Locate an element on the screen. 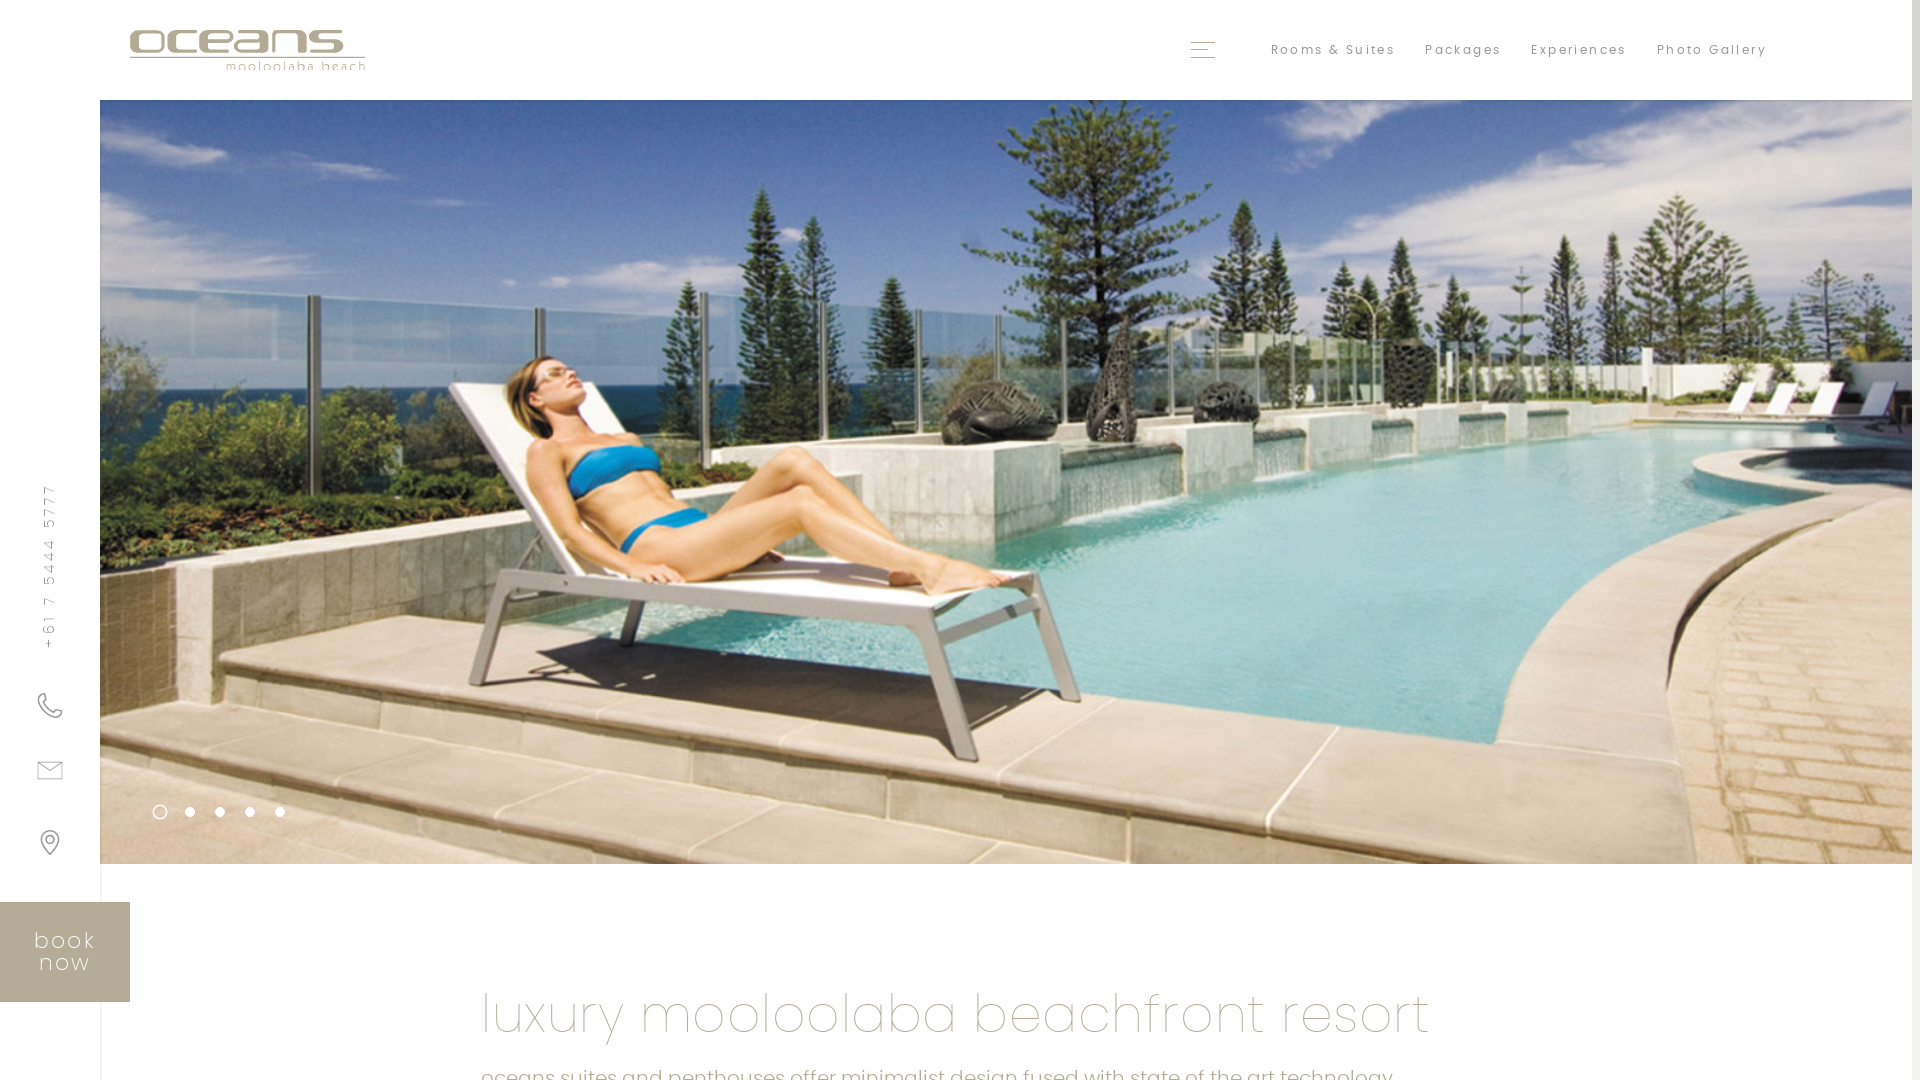 This screenshot has width=1920, height=1080. 'Email Us' is located at coordinates (50, 777).